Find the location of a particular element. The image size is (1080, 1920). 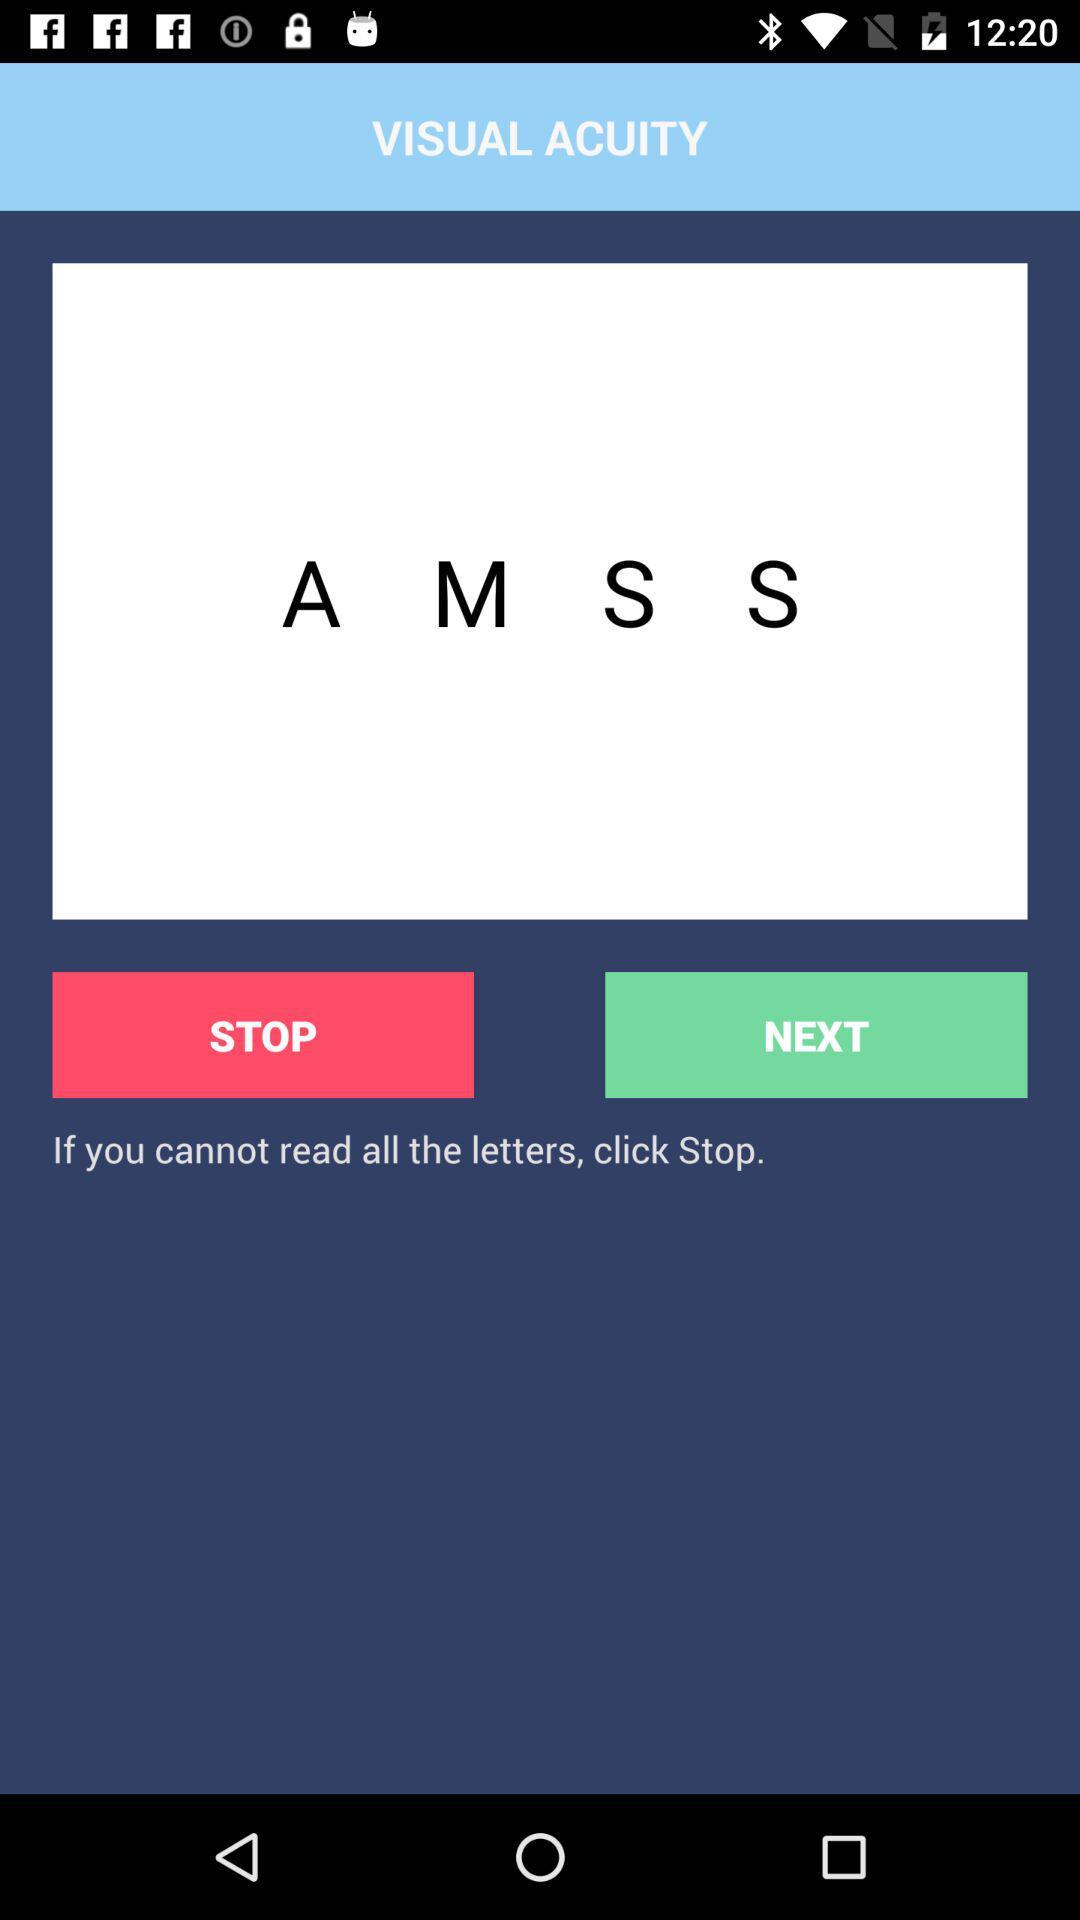

the next button is located at coordinates (816, 1035).